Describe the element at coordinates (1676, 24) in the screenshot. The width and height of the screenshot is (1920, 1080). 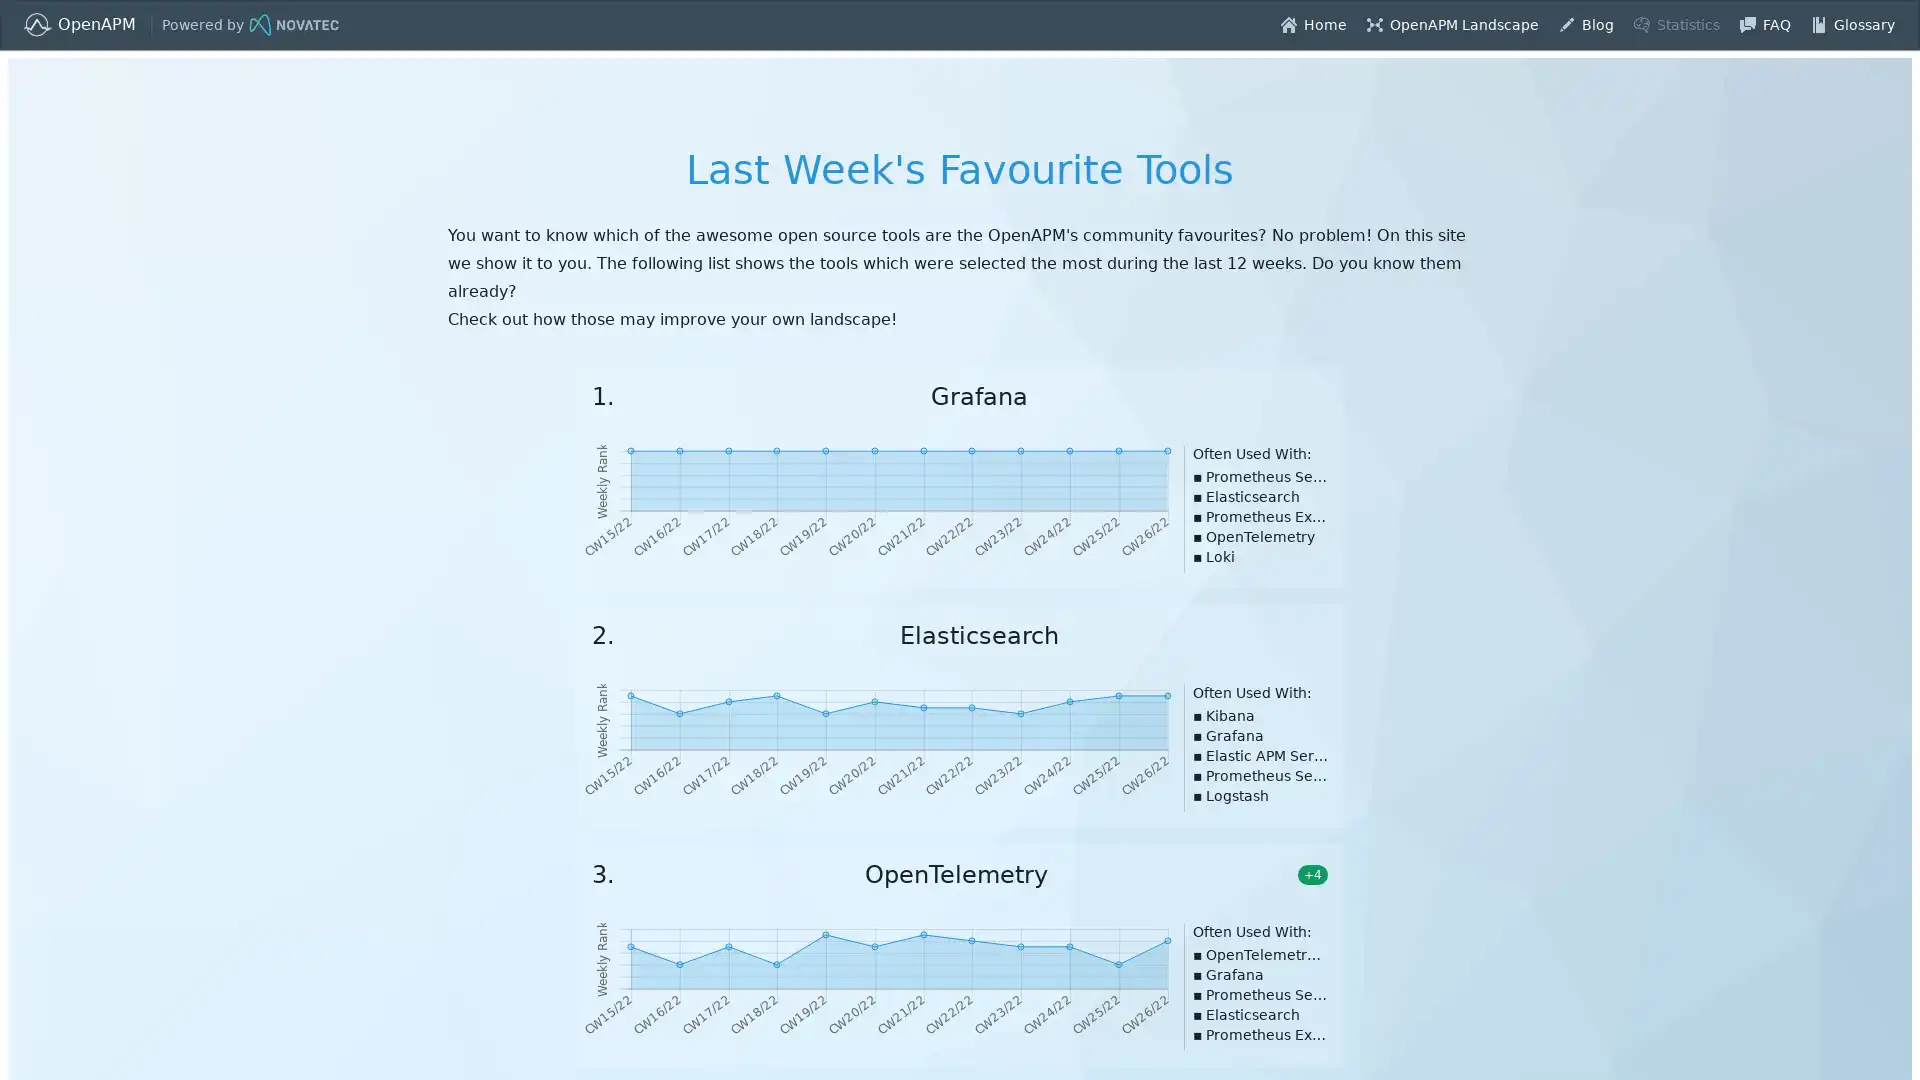
I see `predictive-analysis Statistics` at that location.